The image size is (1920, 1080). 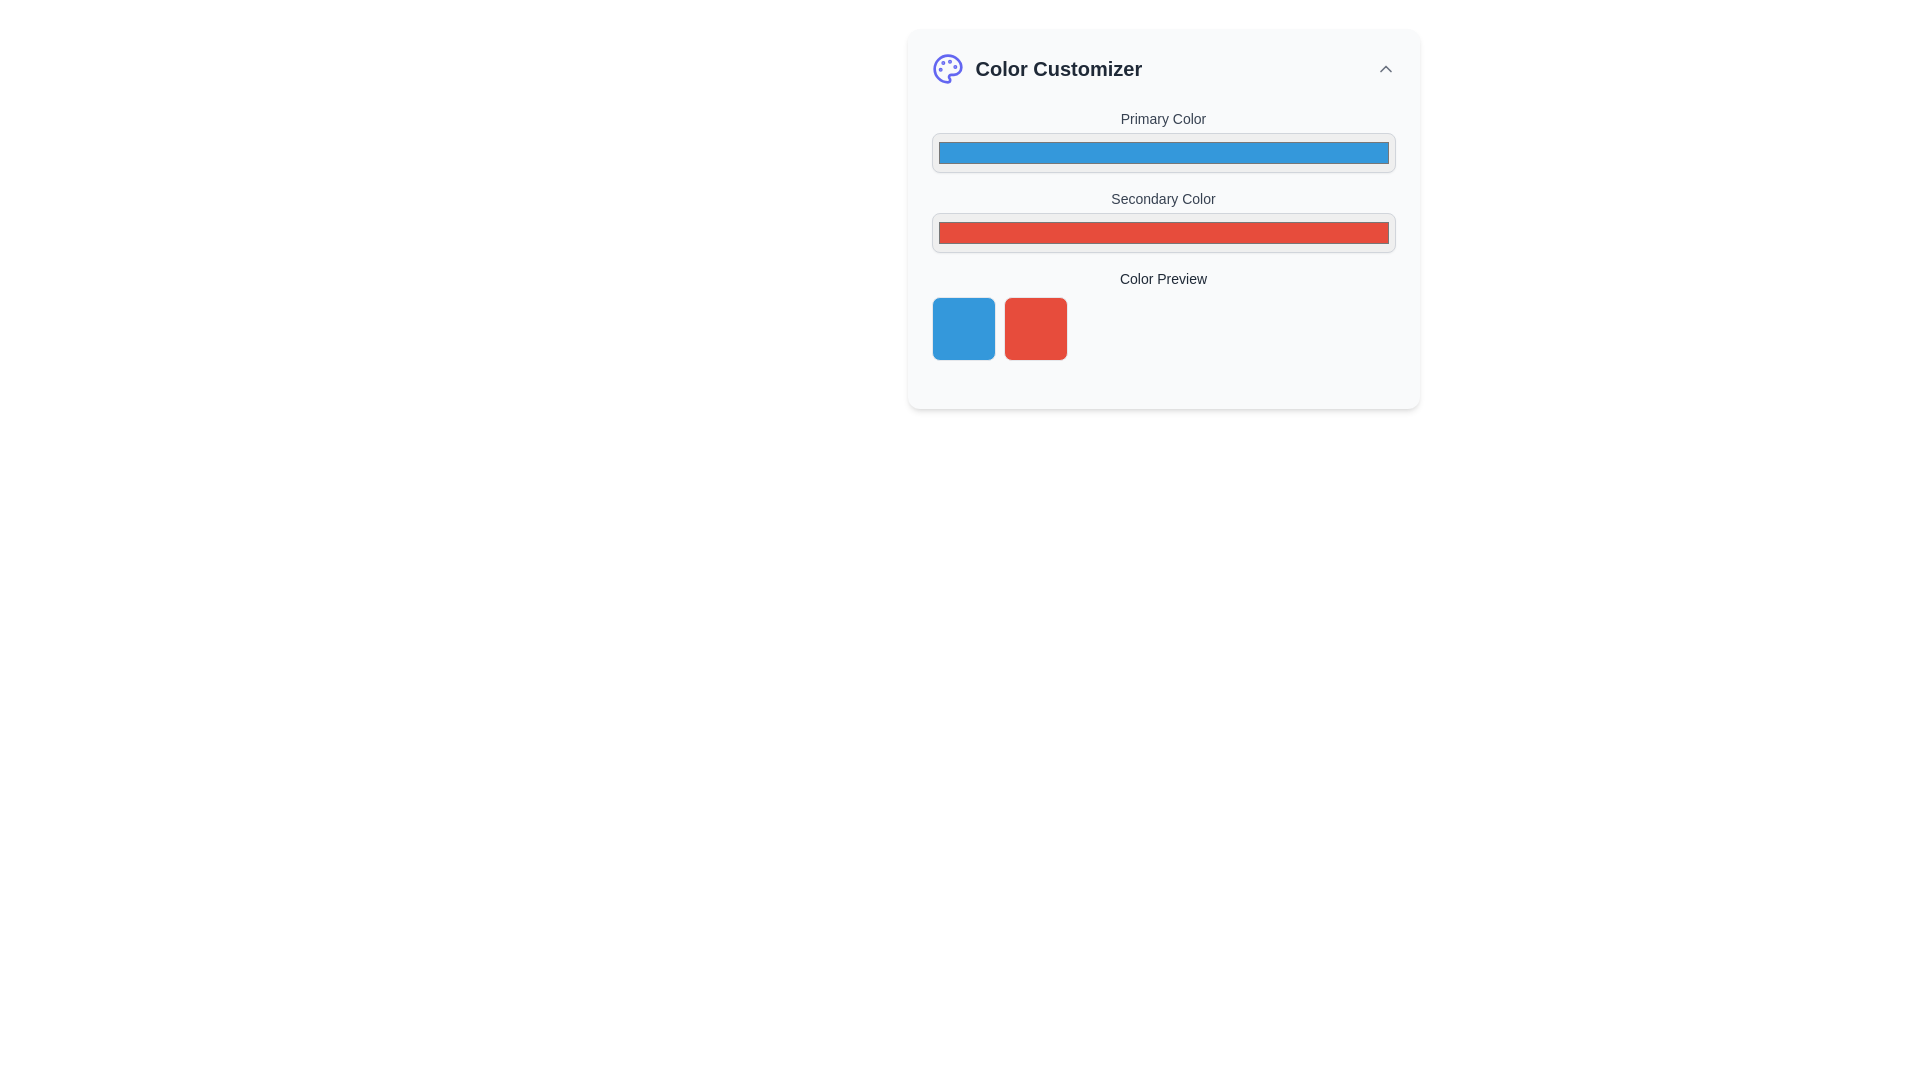 What do you see at coordinates (1163, 220) in the screenshot?
I see `the 'Secondary Color' input field in the 'Color Customizer' section` at bounding box center [1163, 220].